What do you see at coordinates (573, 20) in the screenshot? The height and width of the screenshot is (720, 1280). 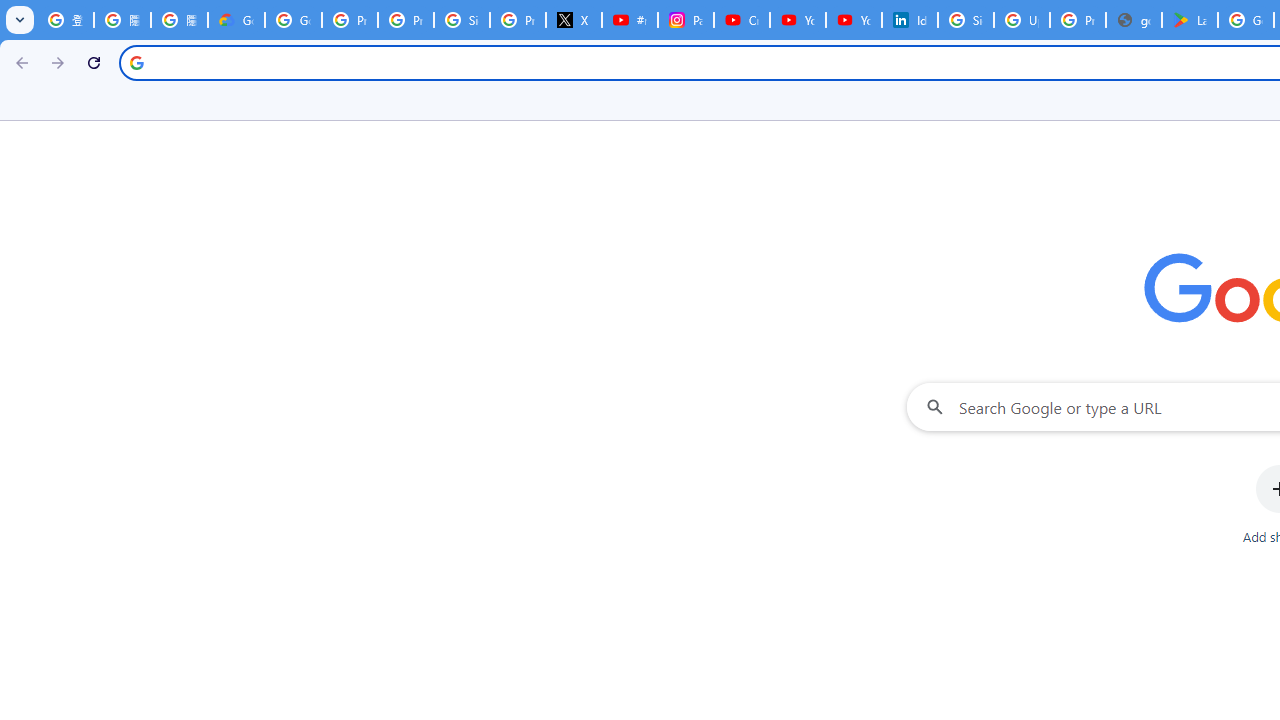 I see `'X'` at bounding box center [573, 20].